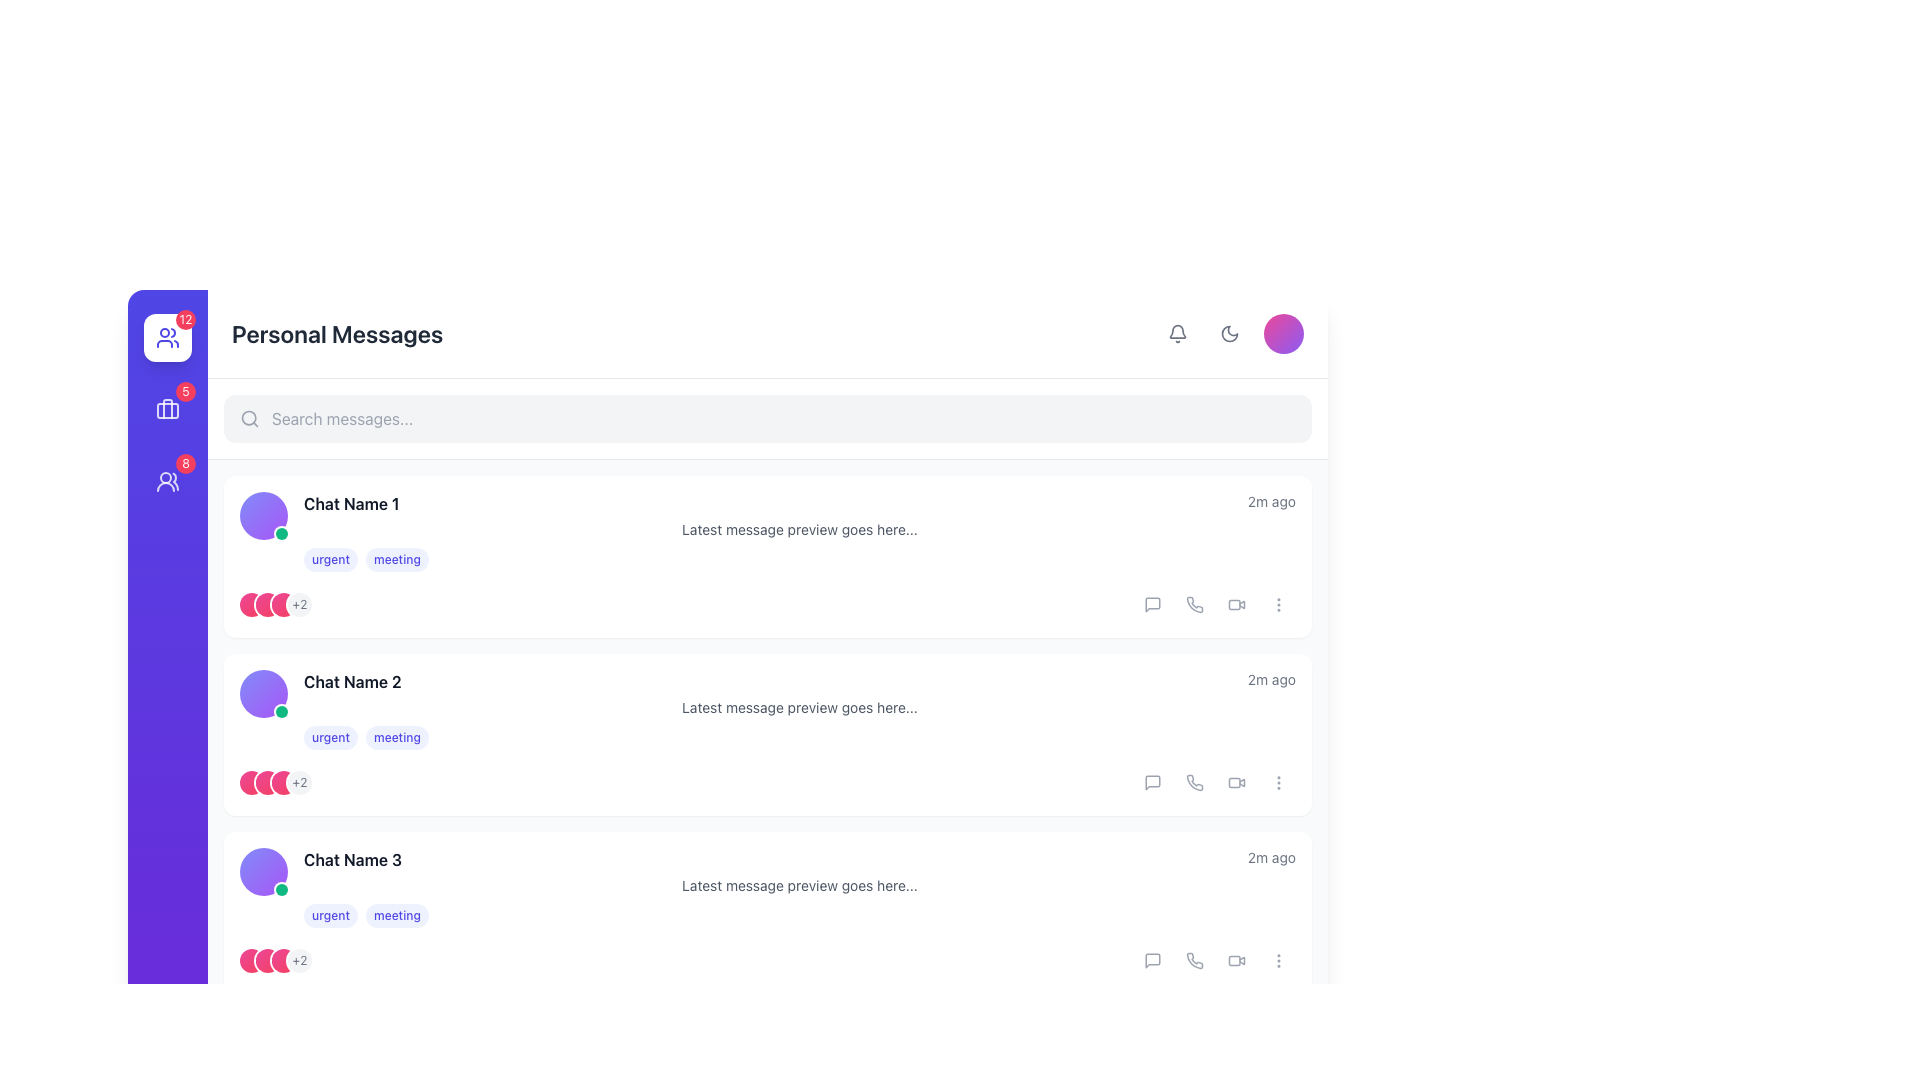  Describe the element at coordinates (281, 532) in the screenshot. I see `the green circular indicator with a white outline located at the bottom-right corner of the profile image for 'Chat Name 2' in the main chat list area` at that location.